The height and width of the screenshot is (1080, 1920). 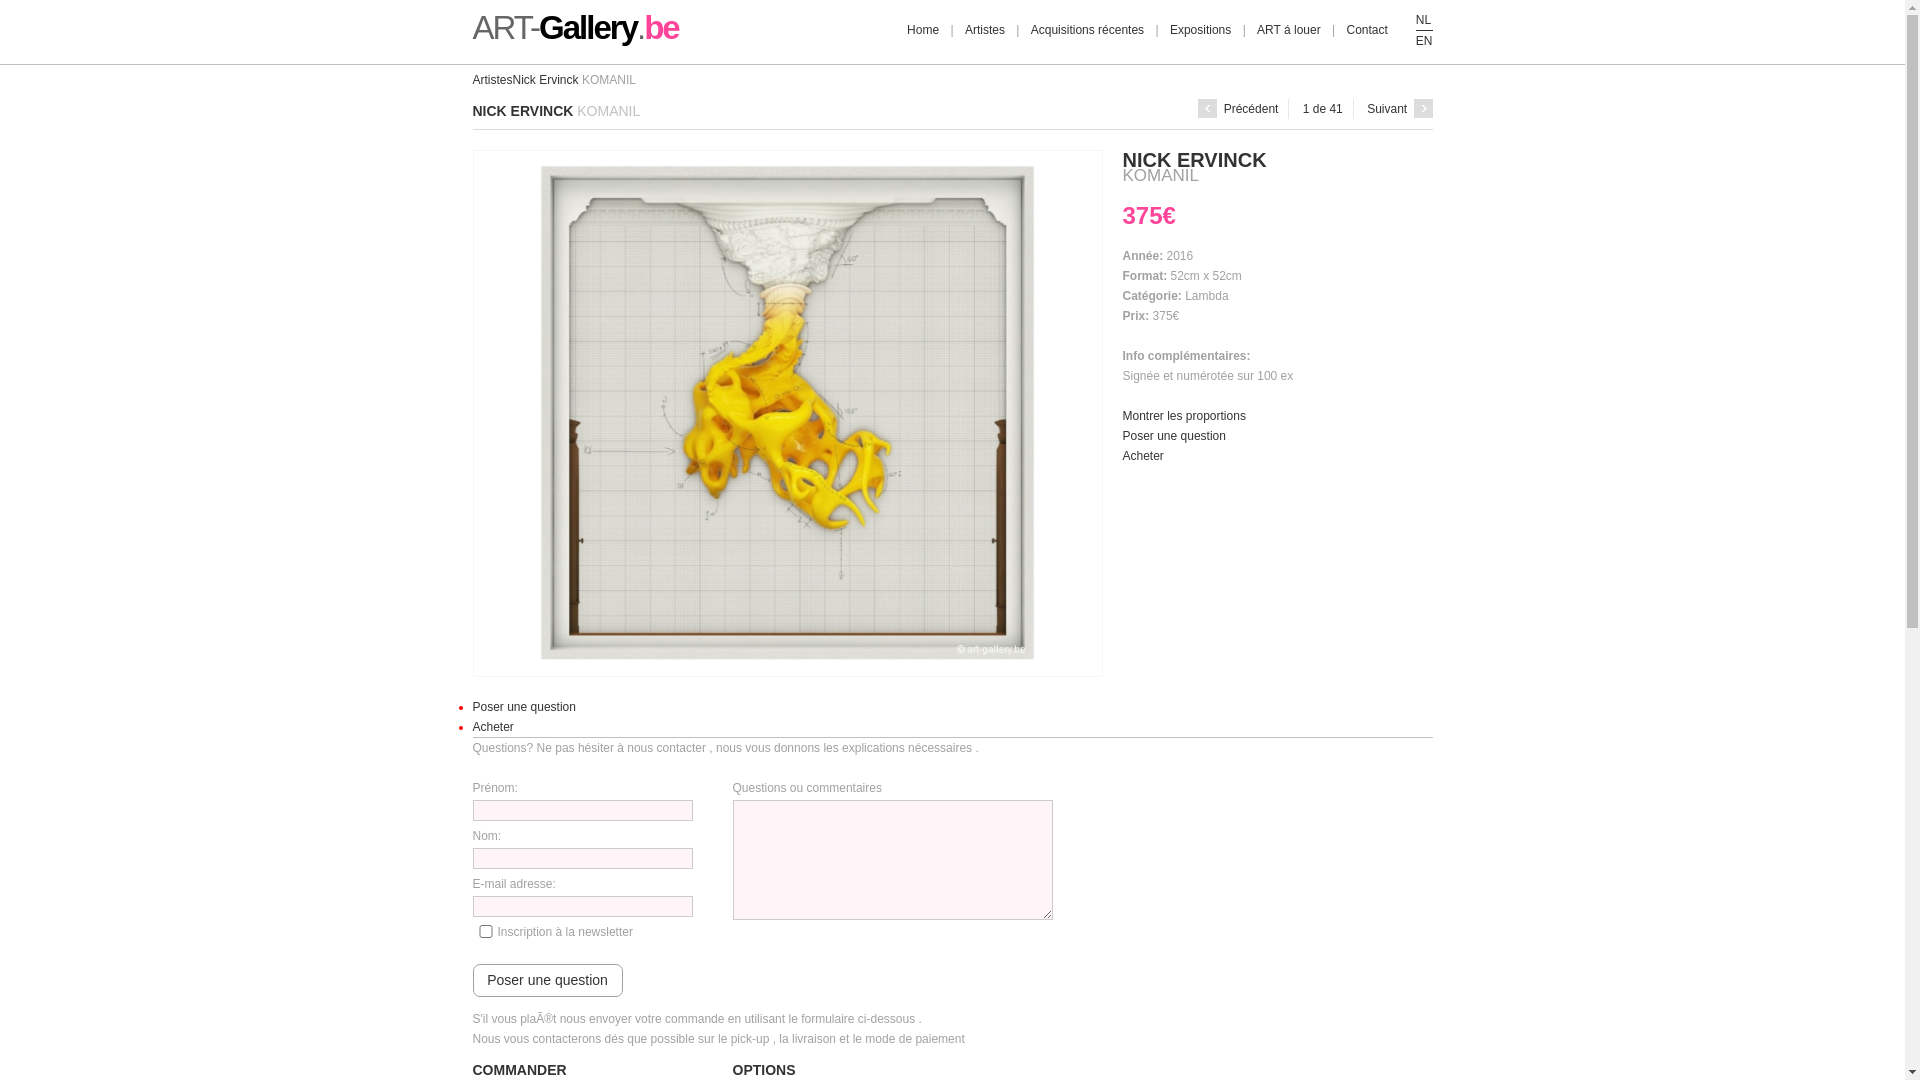 I want to click on 'Poser une question', so click(x=547, y=979).